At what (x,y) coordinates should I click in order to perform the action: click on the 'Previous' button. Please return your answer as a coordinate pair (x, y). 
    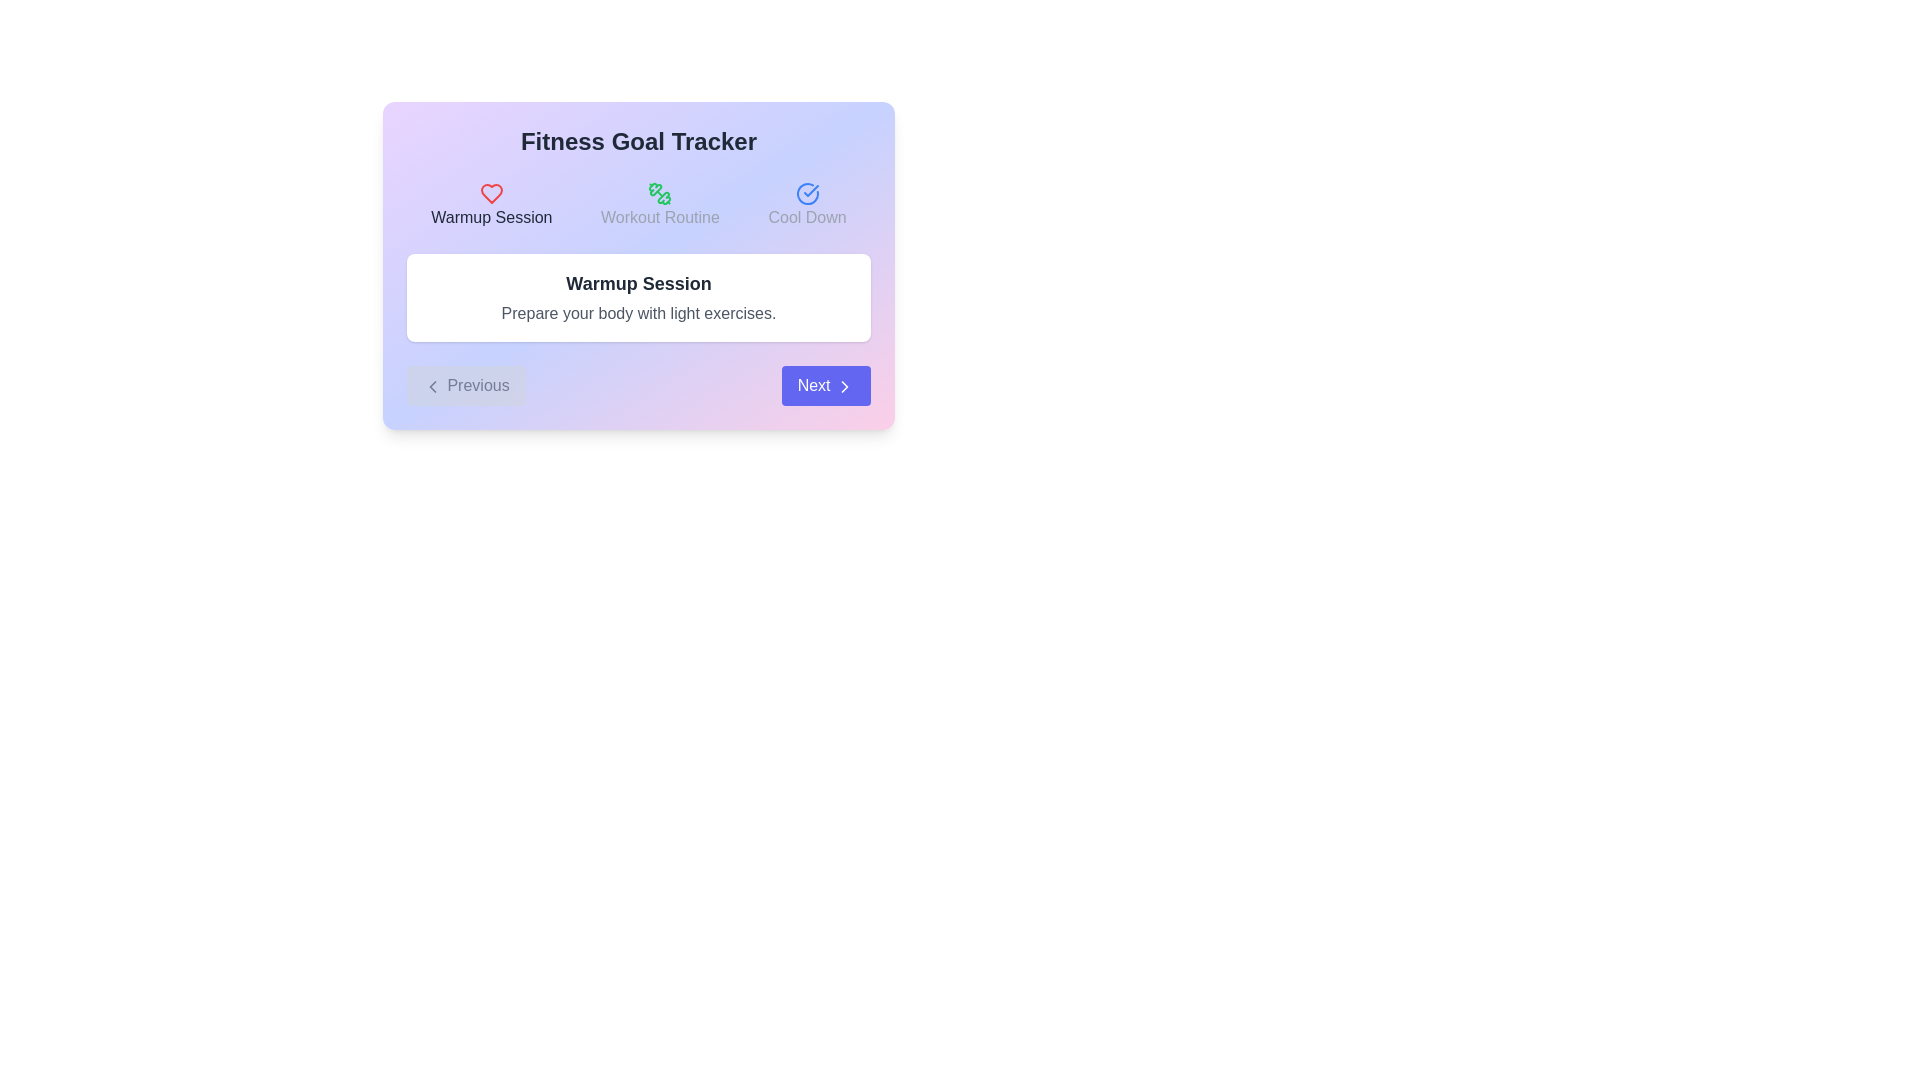
    Looking at the image, I should click on (465, 385).